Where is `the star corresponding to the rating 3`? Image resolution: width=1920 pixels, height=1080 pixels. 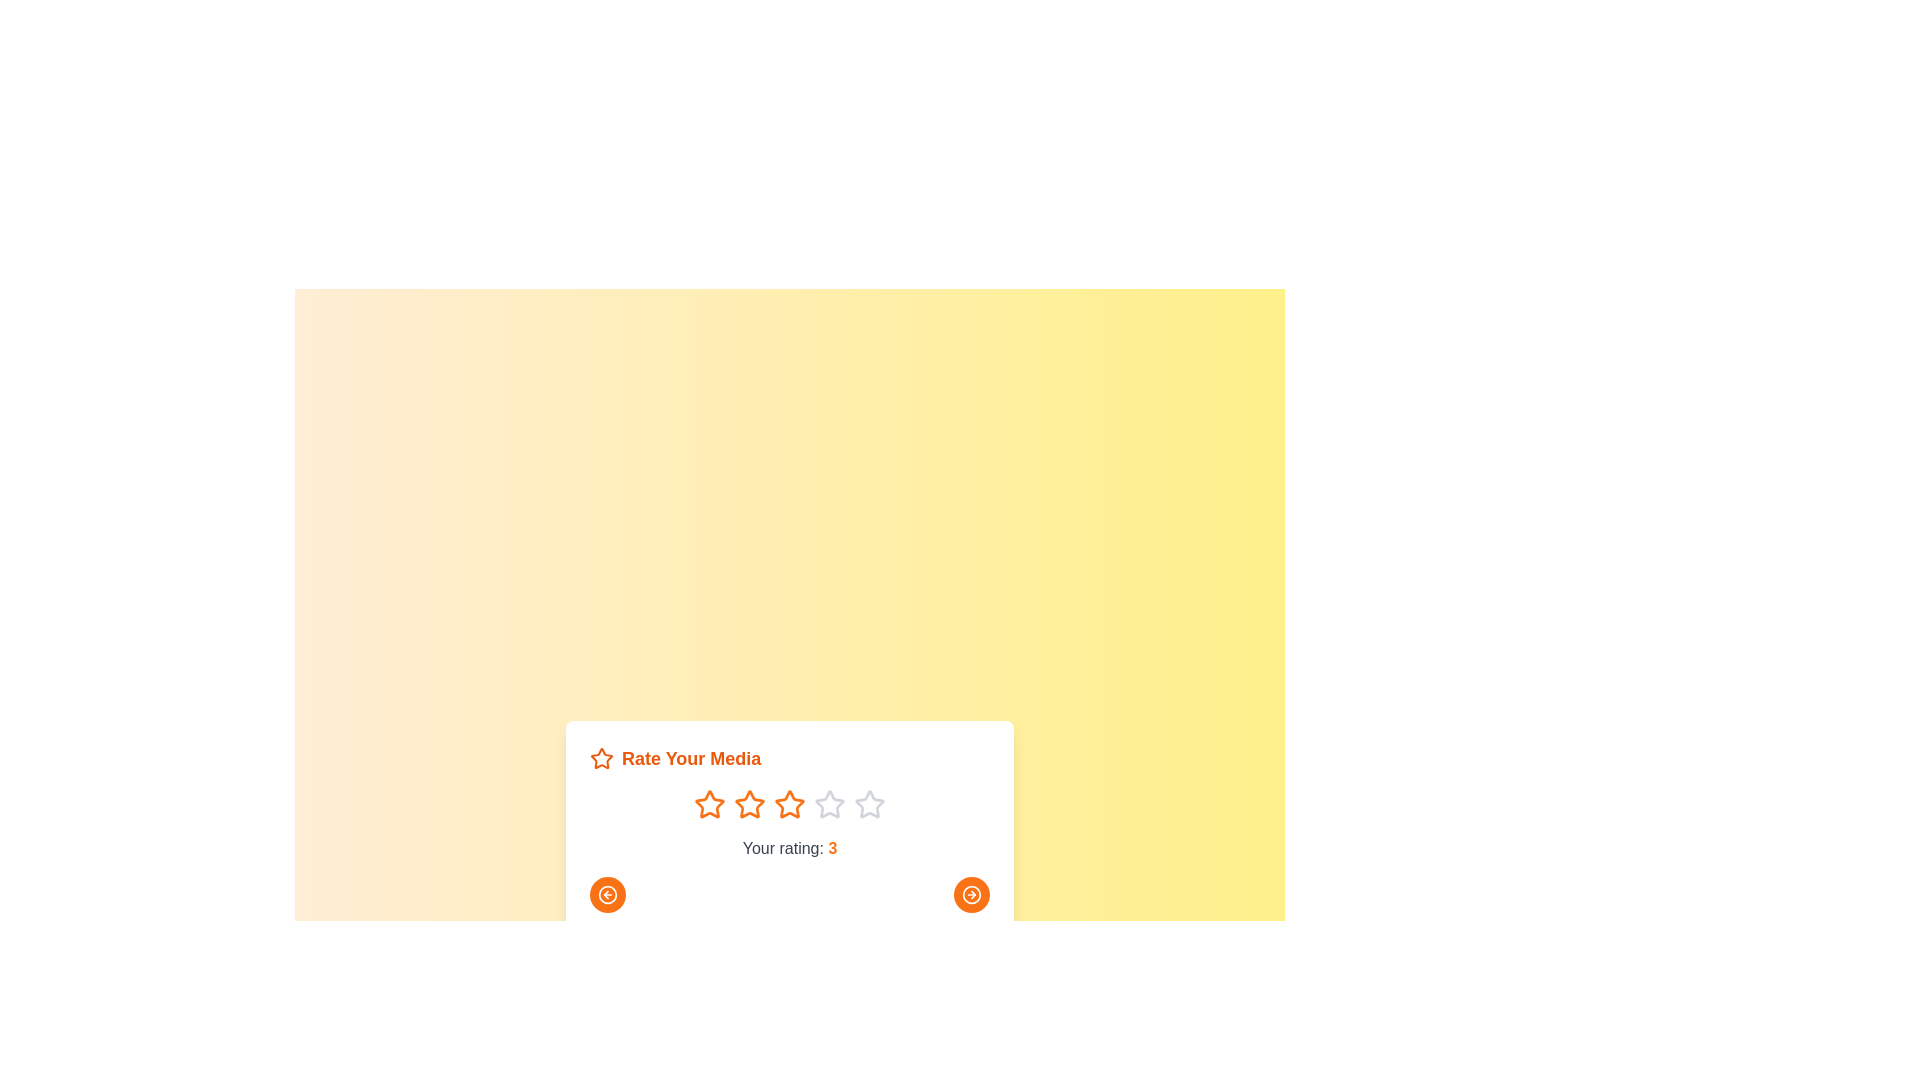 the star corresponding to the rating 3 is located at coordinates (789, 804).